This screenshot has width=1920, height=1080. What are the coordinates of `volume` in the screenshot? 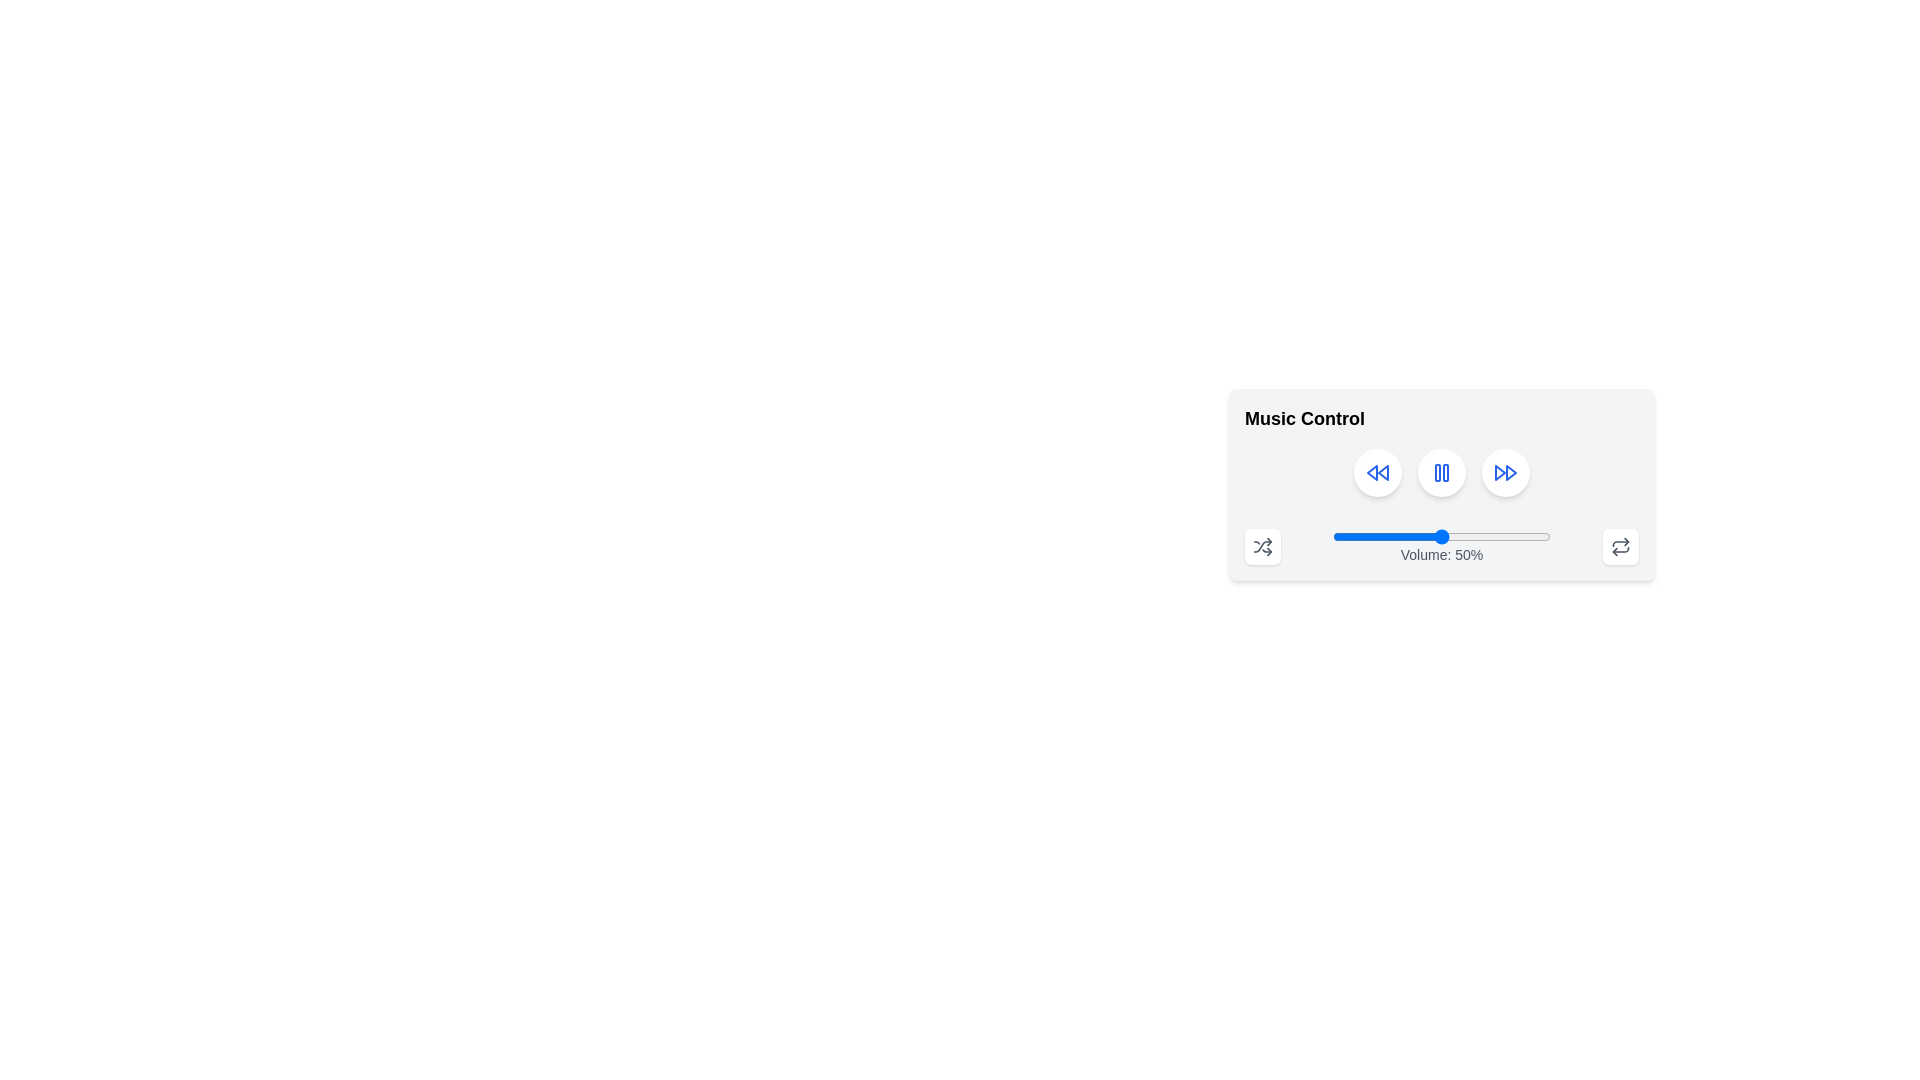 It's located at (1450, 535).